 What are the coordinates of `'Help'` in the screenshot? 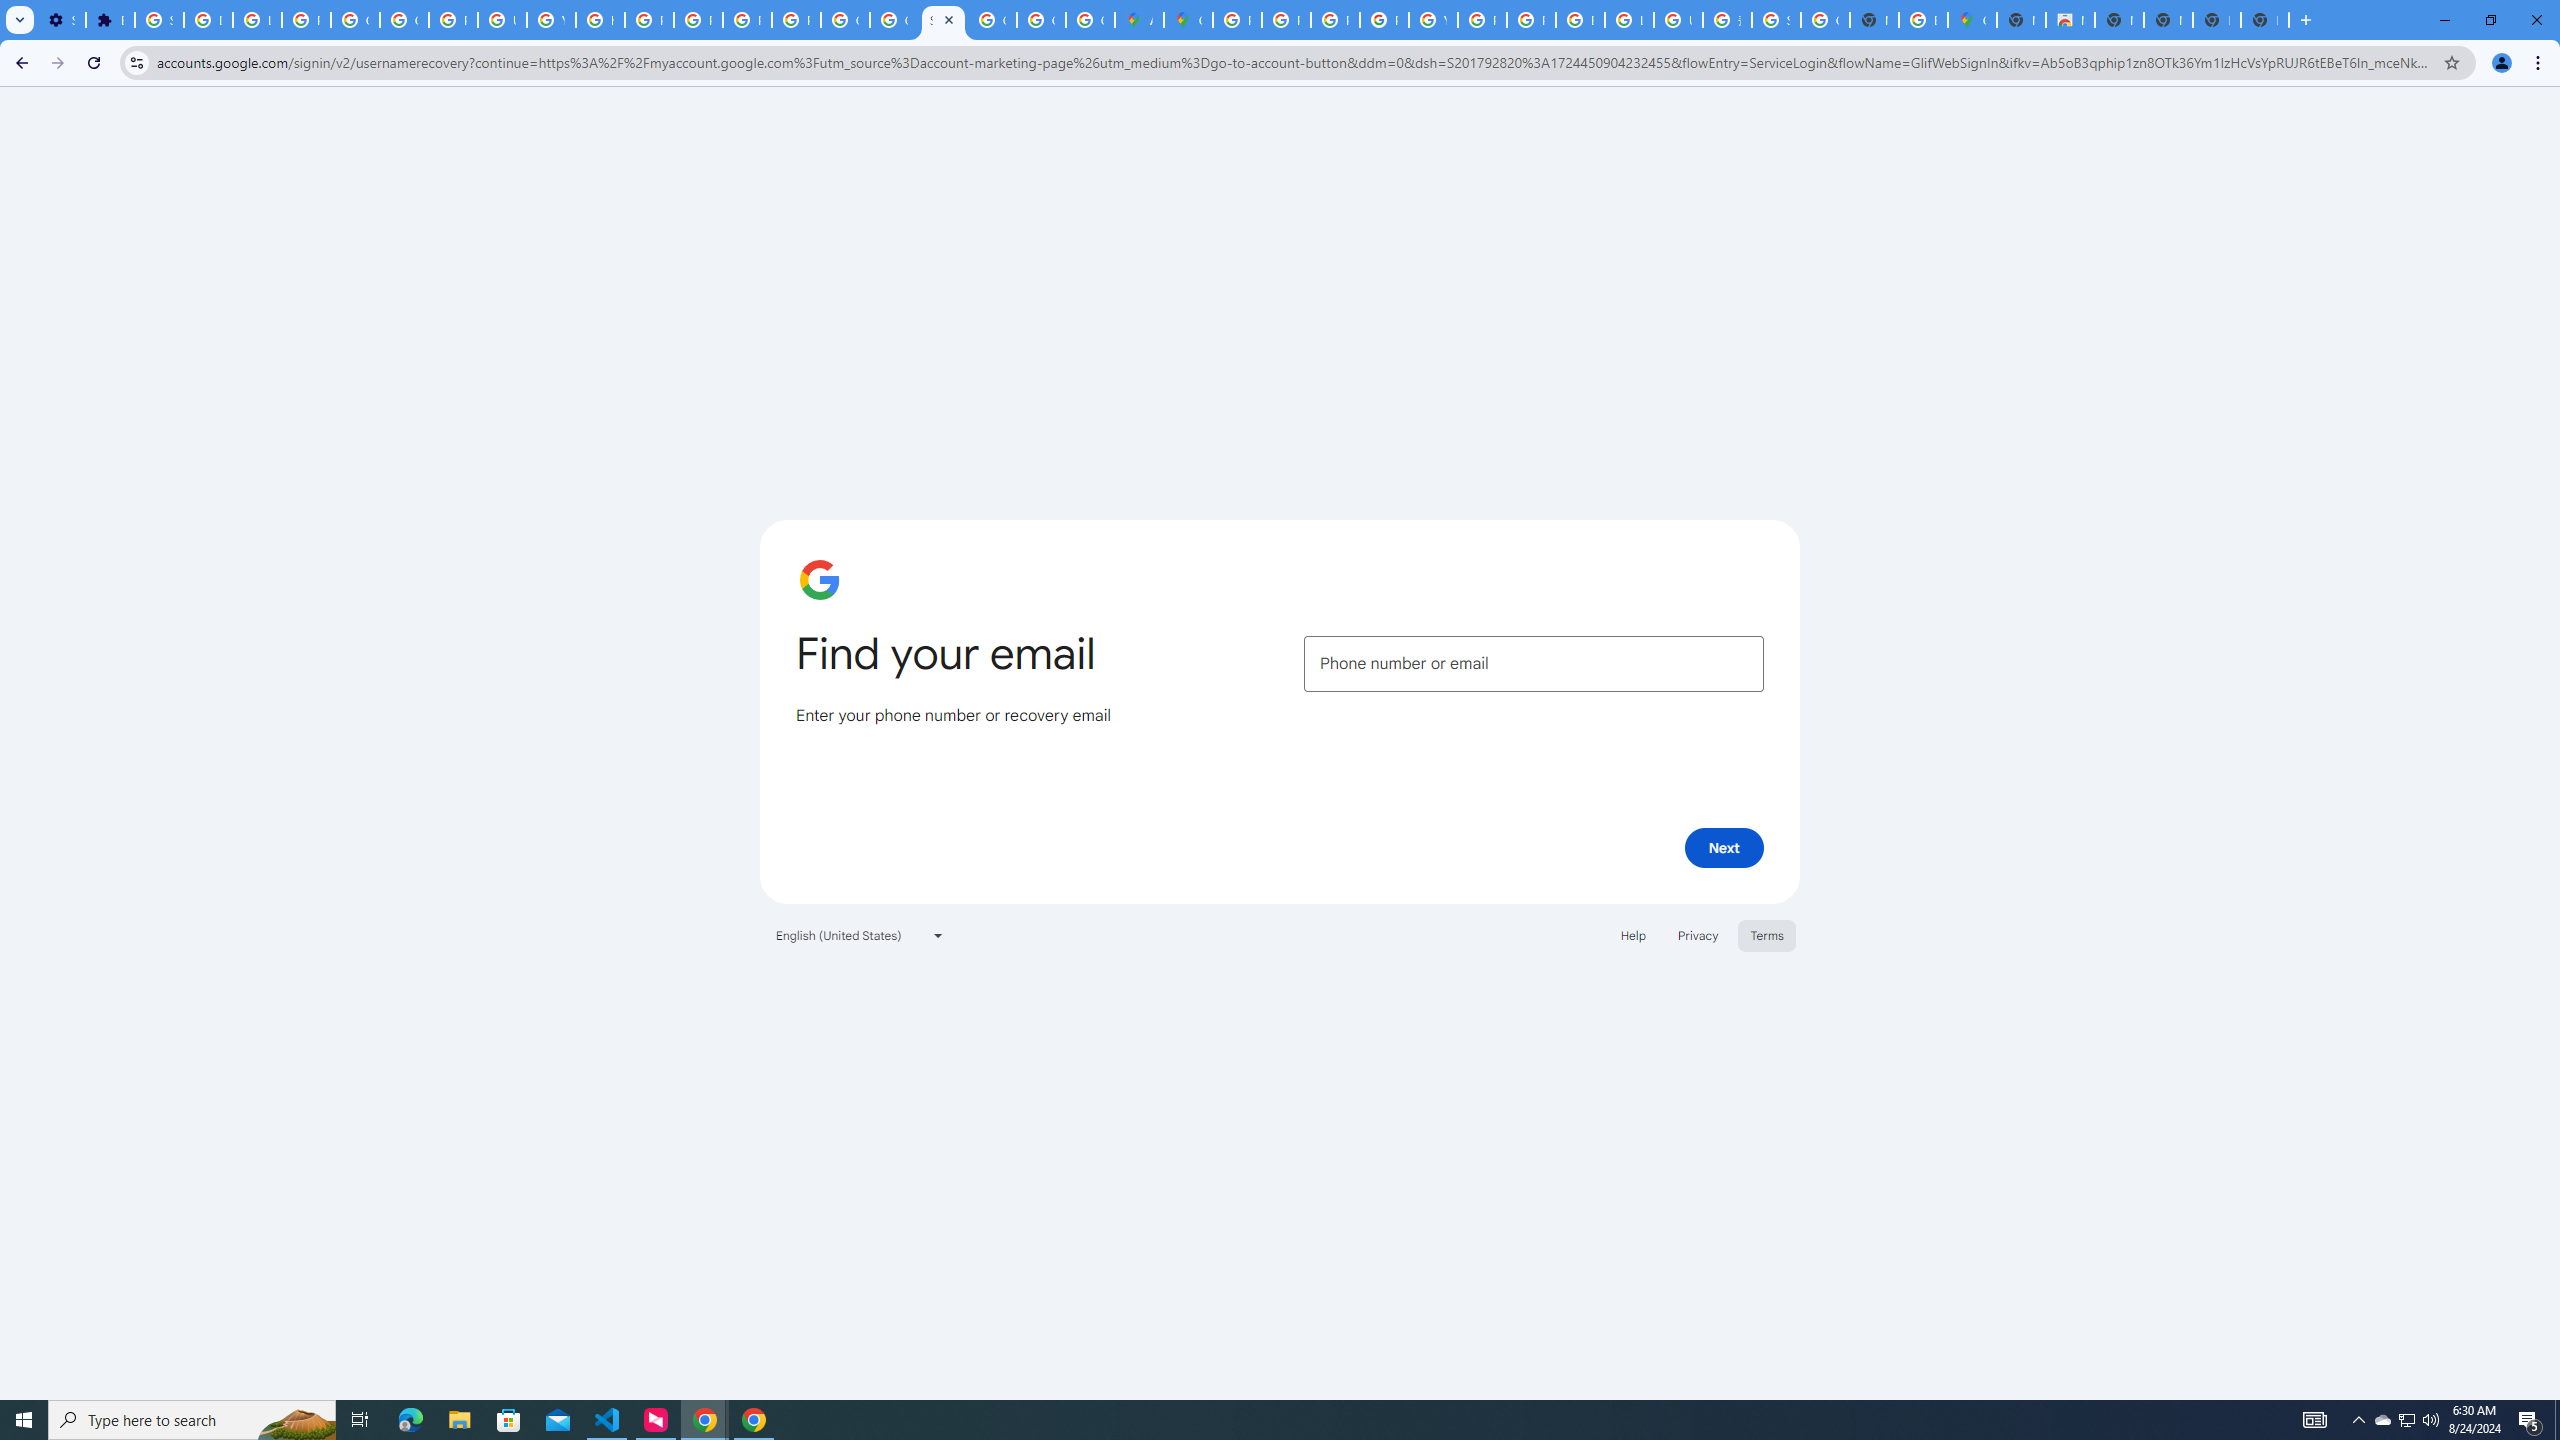 It's located at (1632, 934).